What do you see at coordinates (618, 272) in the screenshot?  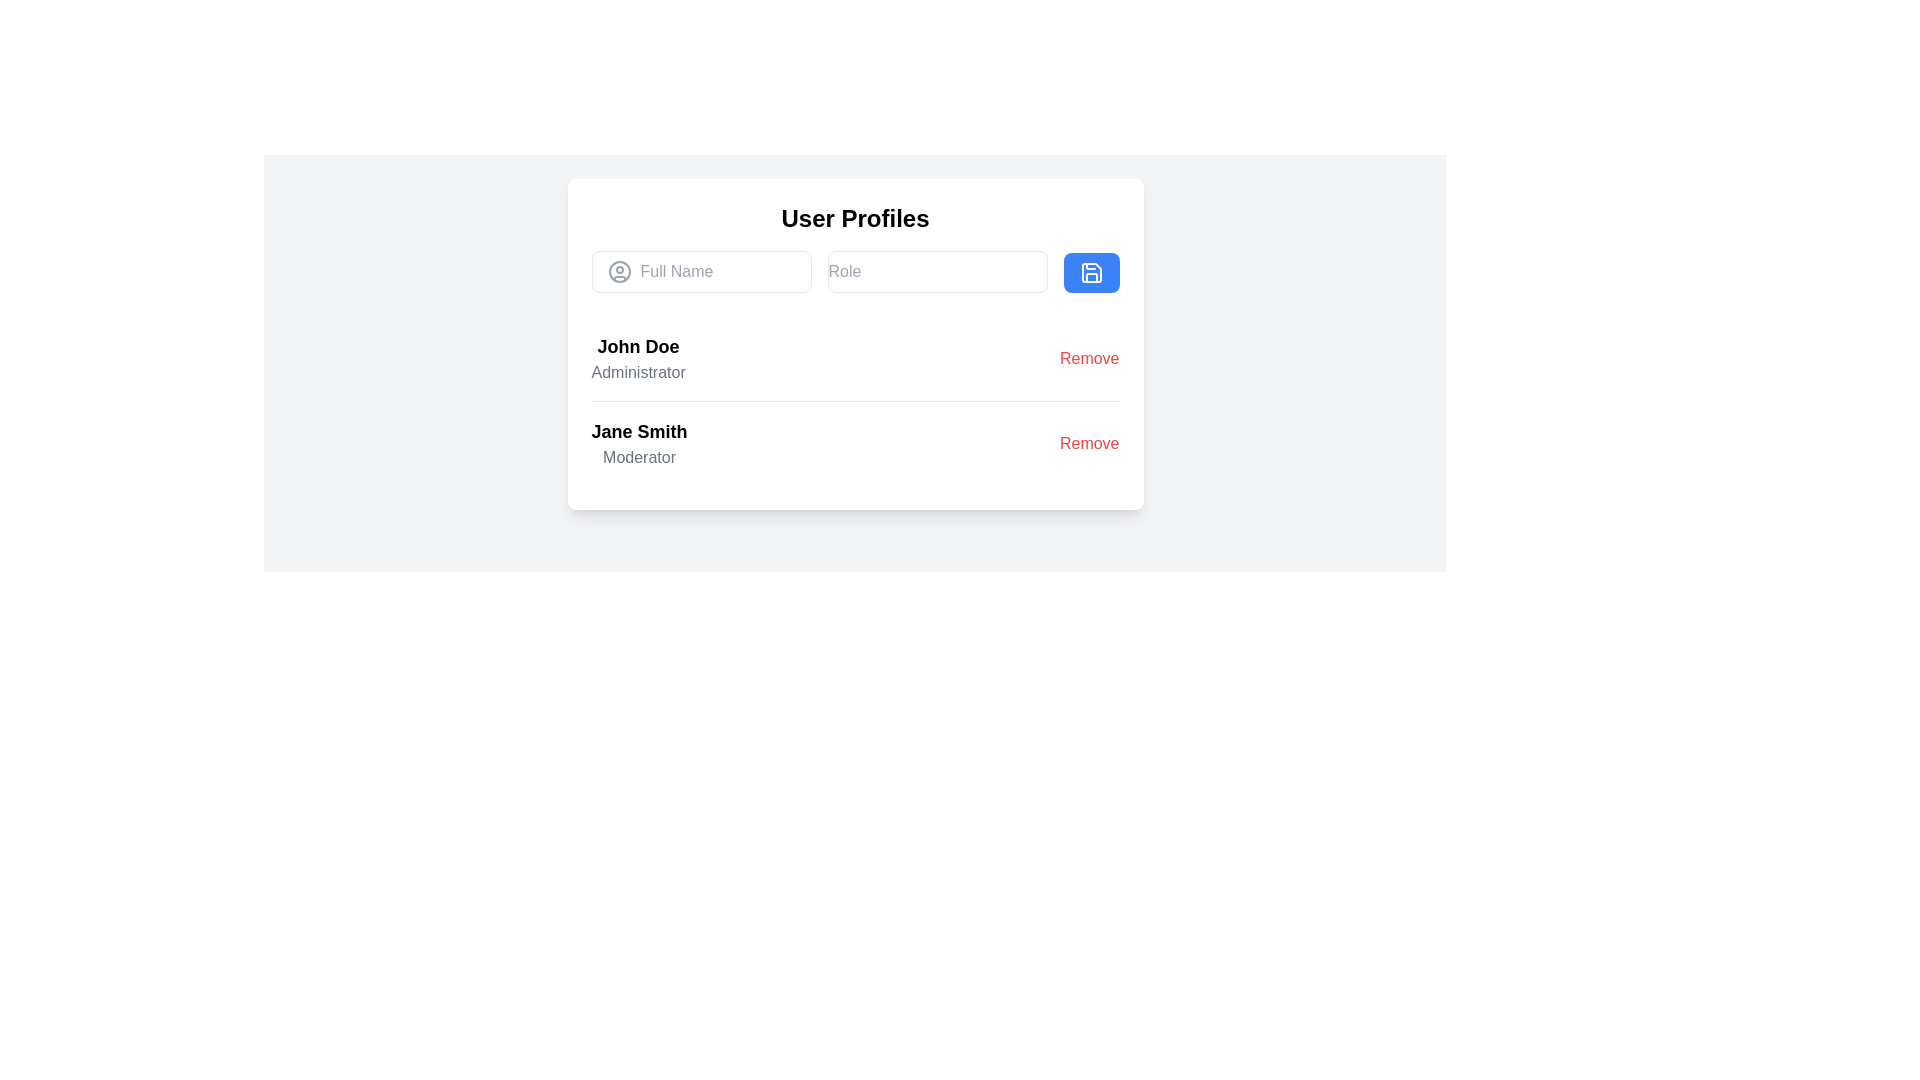 I see `the outermost Circle SVG element of the user icon located to the left of the 'Full Name' text input field in the 'User Profiles' card` at bounding box center [618, 272].